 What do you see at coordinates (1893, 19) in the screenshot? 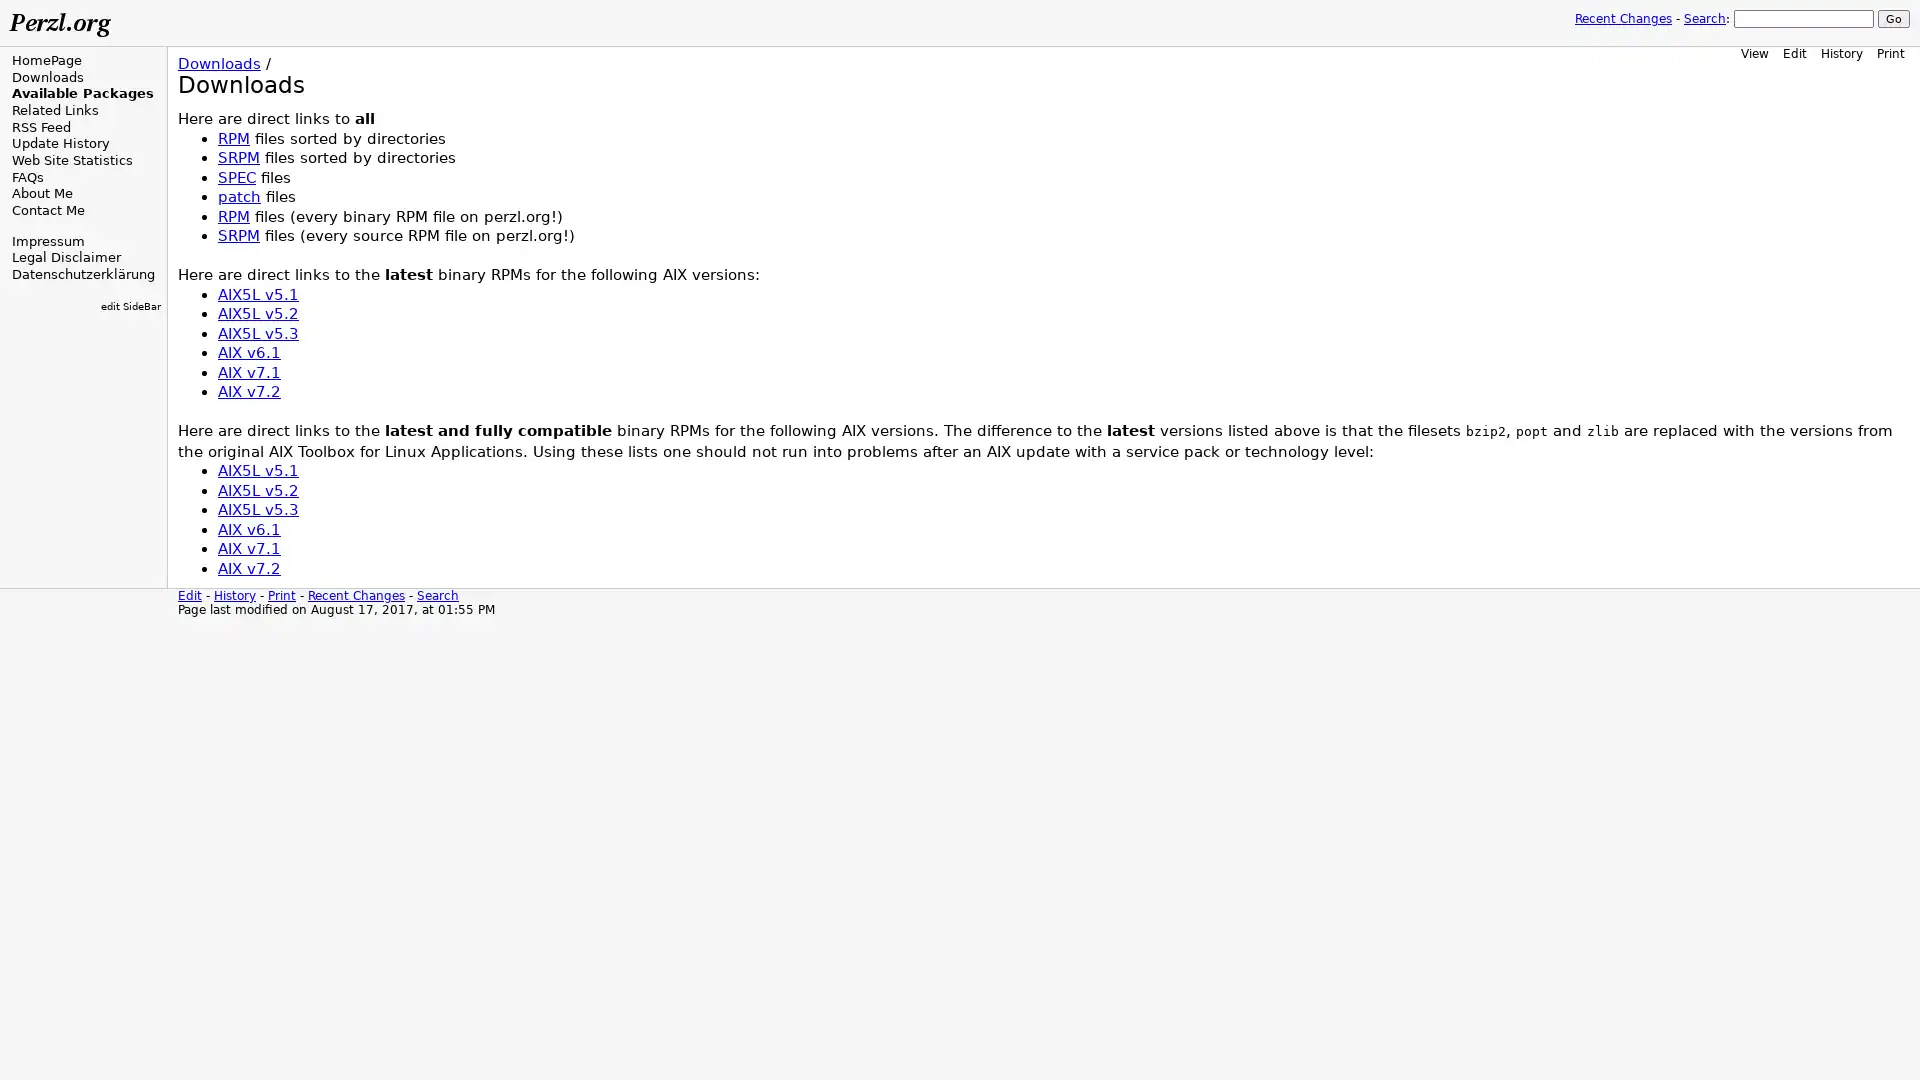
I see `Go` at bounding box center [1893, 19].